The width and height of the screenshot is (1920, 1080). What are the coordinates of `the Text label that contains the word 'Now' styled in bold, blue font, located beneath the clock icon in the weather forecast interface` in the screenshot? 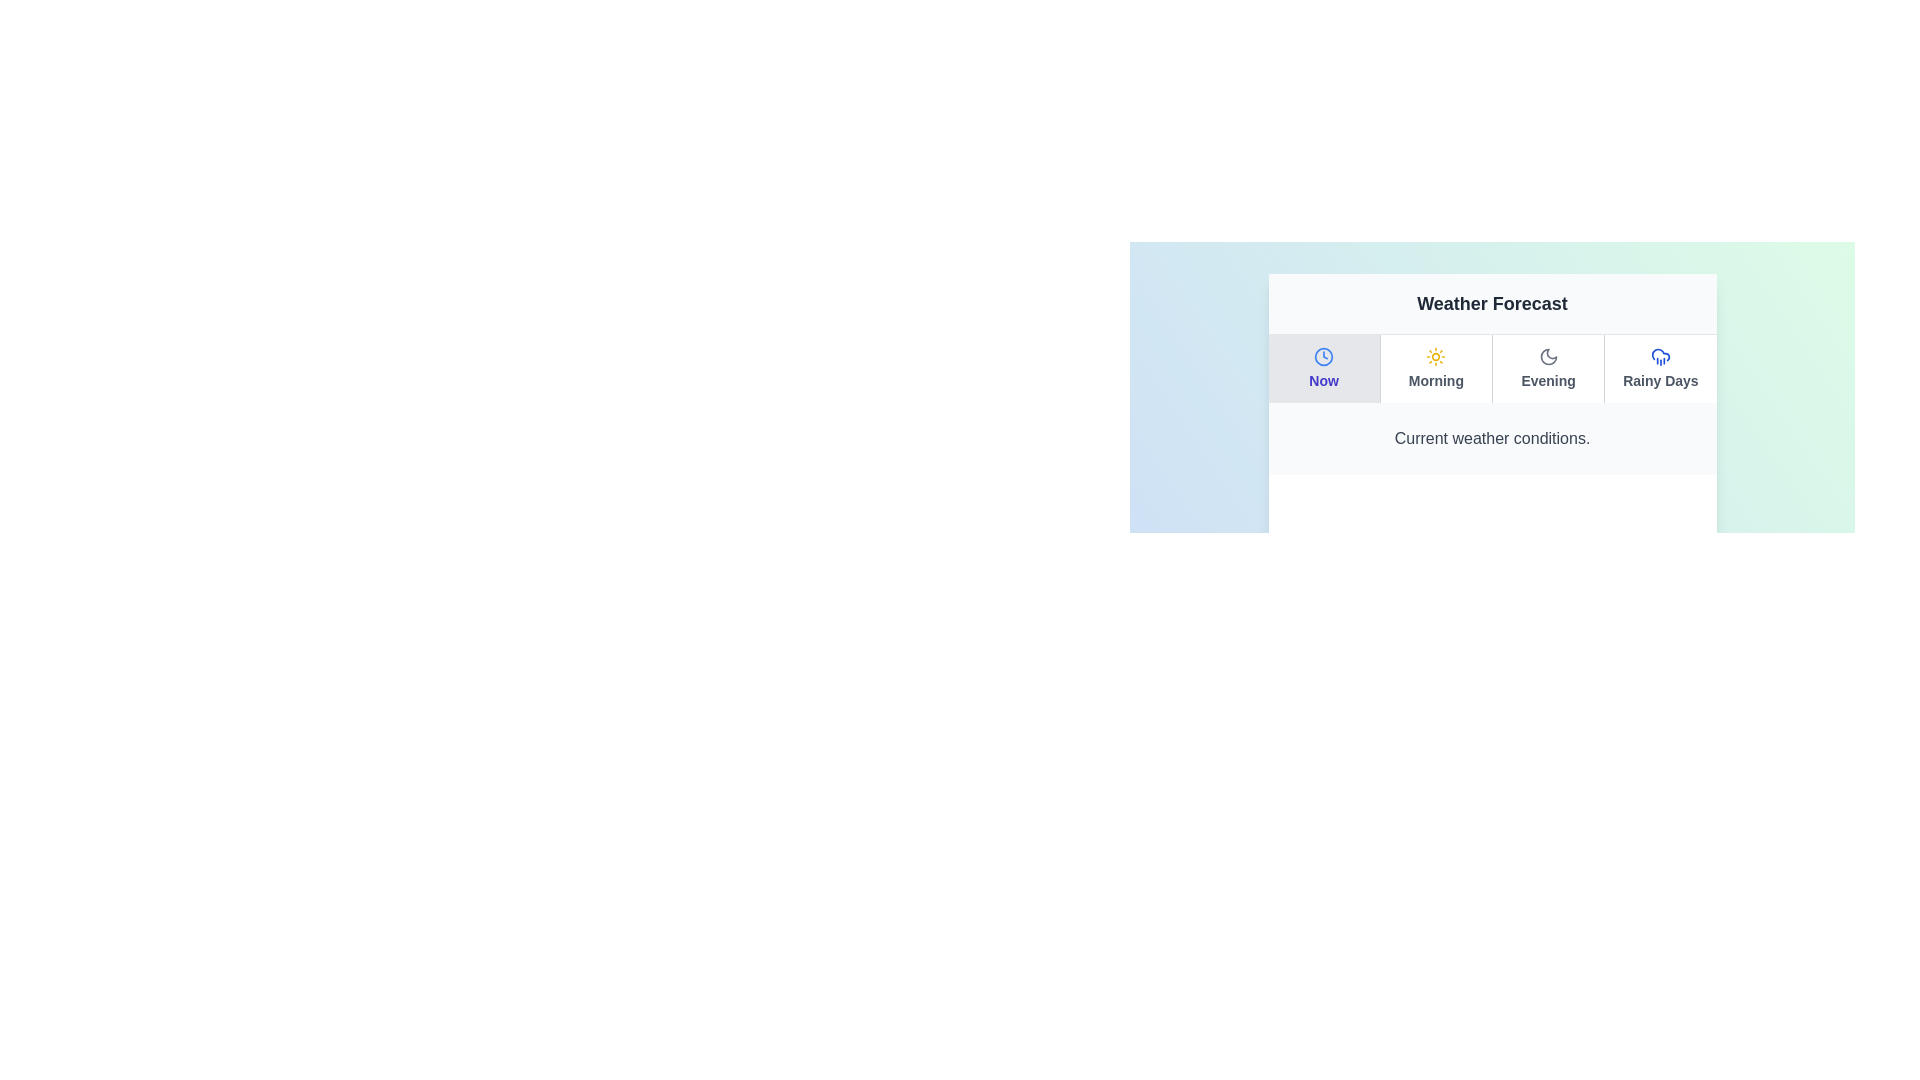 It's located at (1324, 381).